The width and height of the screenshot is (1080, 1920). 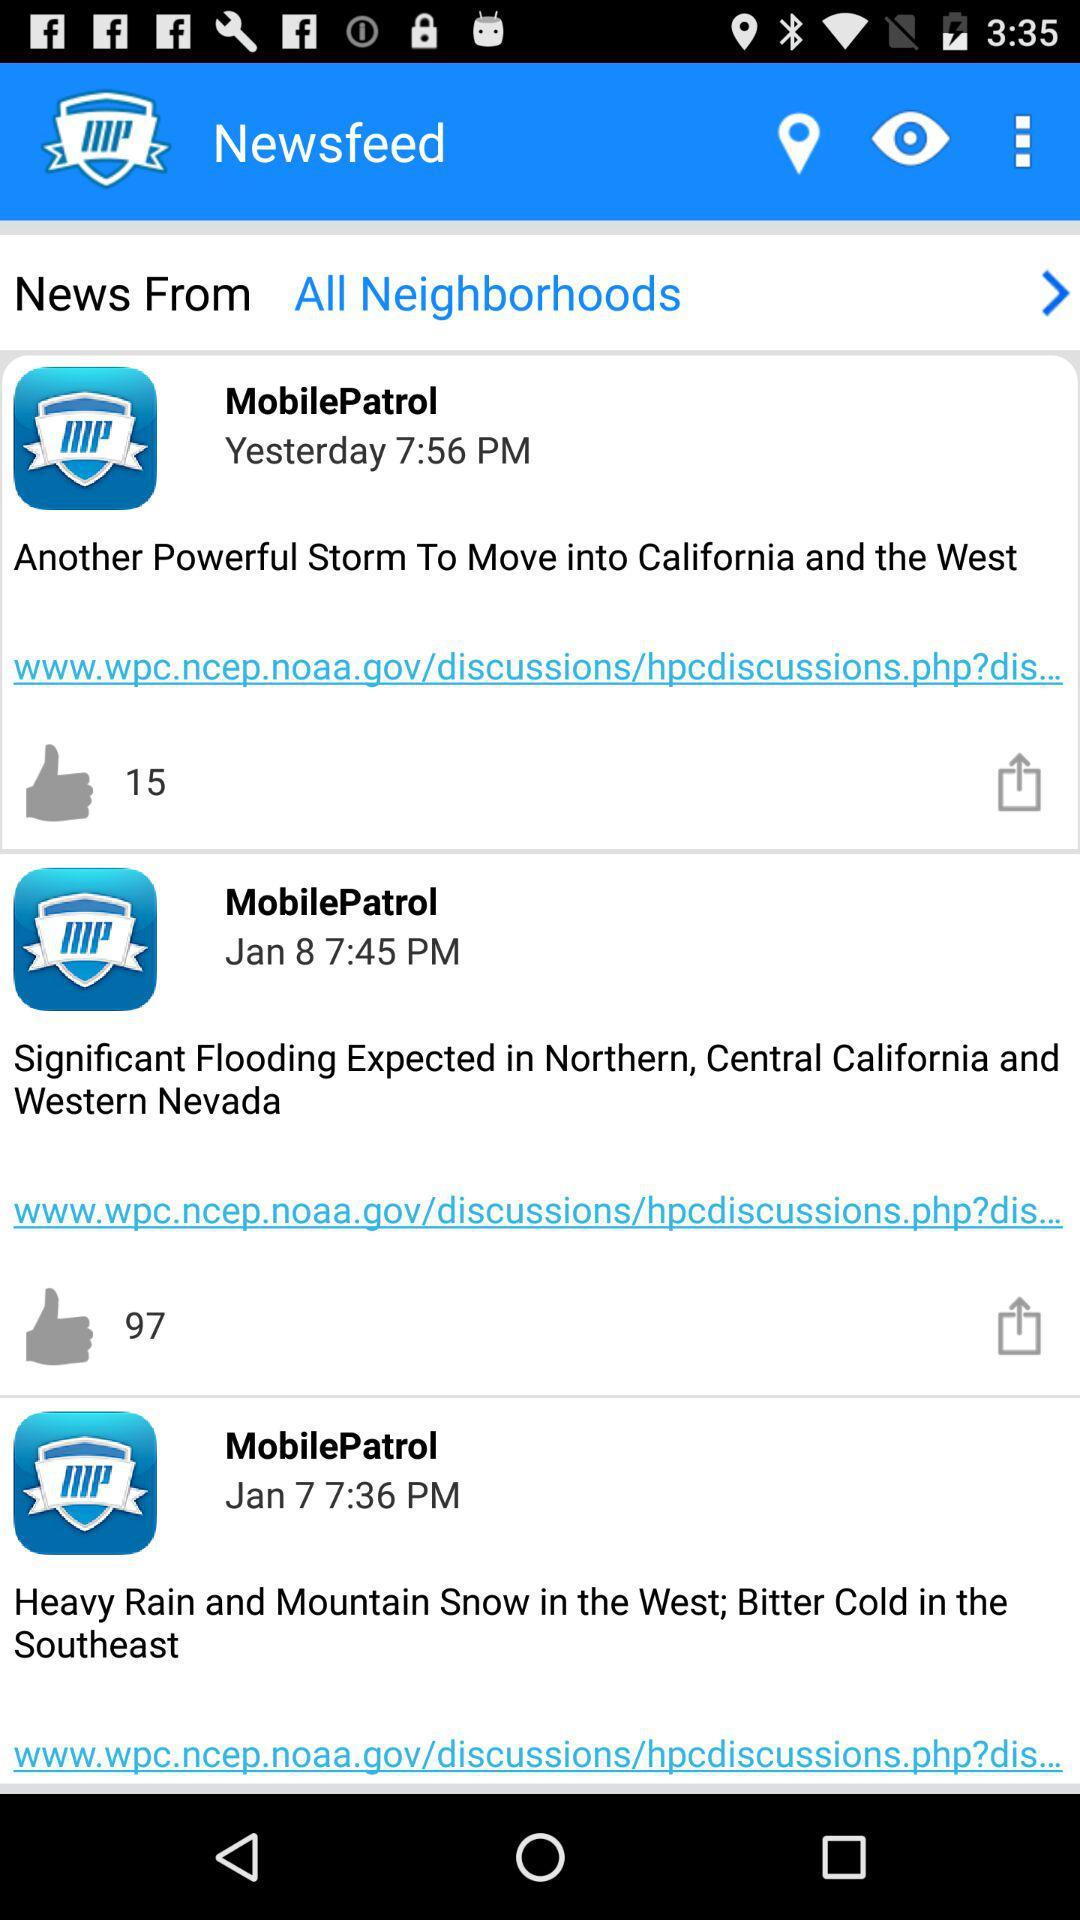 What do you see at coordinates (1020, 779) in the screenshot?
I see `share the article` at bounding box center [1020, 779].